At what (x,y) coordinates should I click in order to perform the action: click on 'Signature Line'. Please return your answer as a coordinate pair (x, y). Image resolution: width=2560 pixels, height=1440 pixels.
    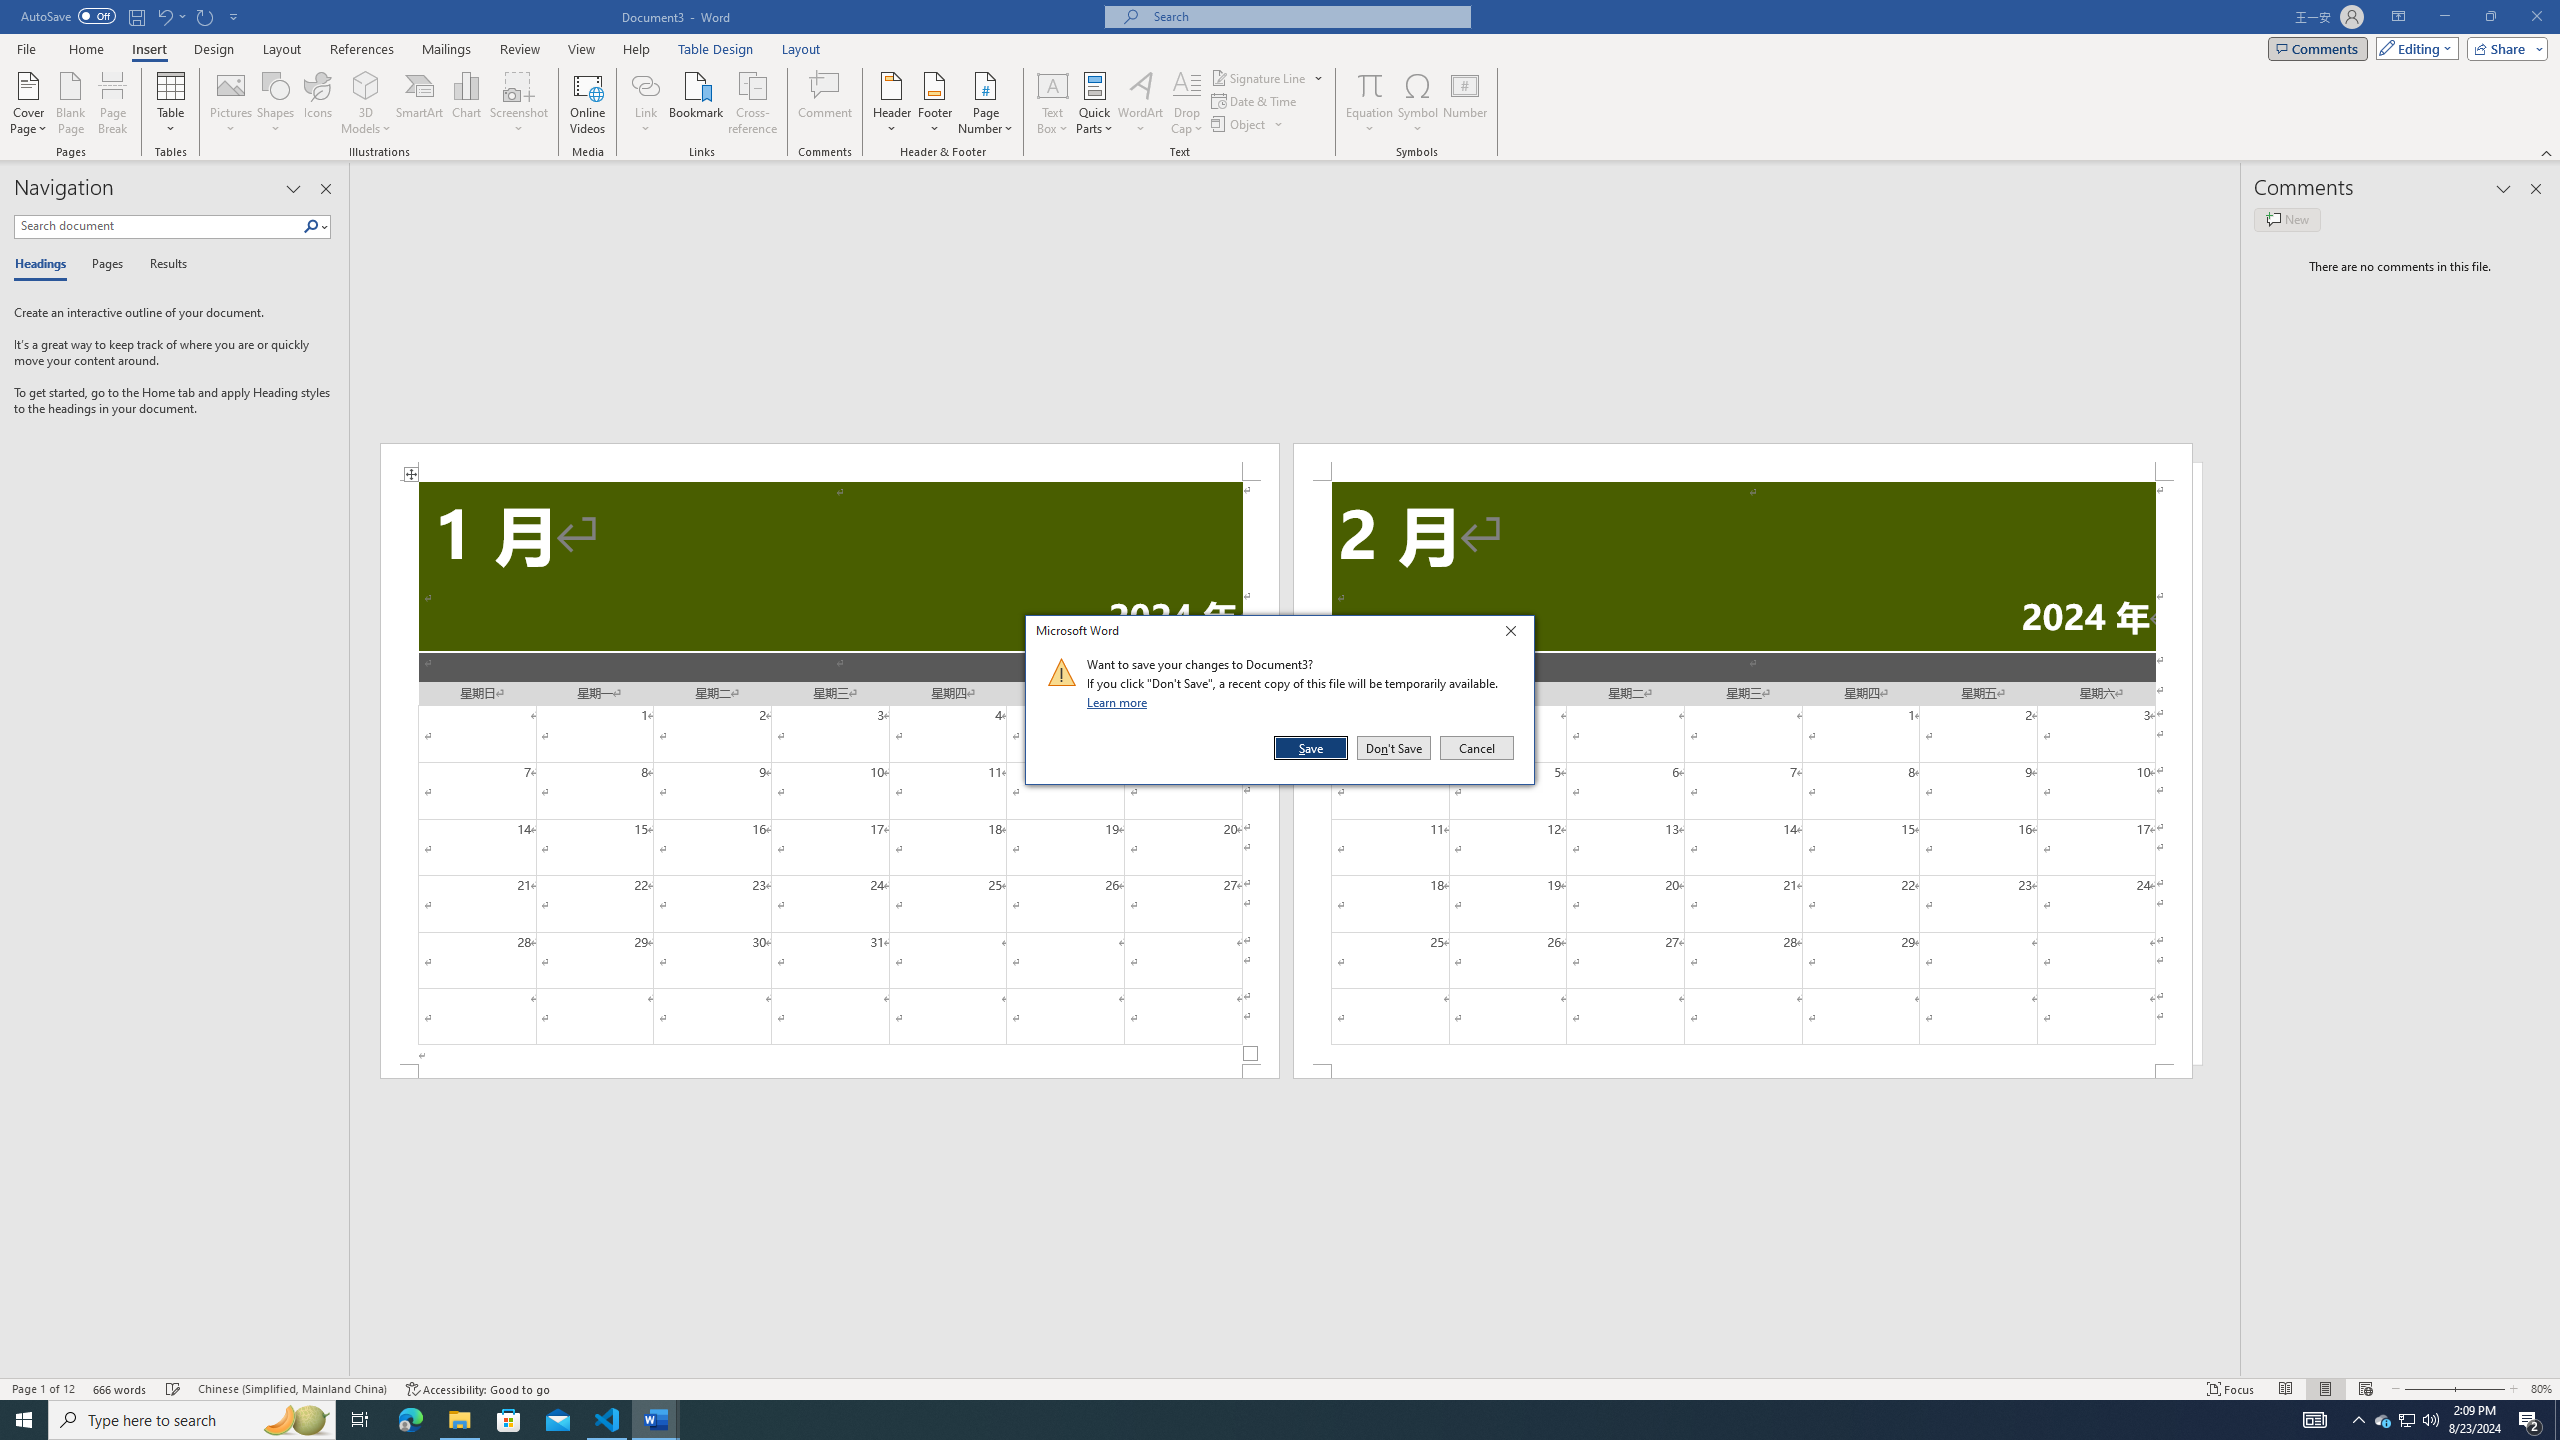
    Looking at the image, I should click on (1267, 77).